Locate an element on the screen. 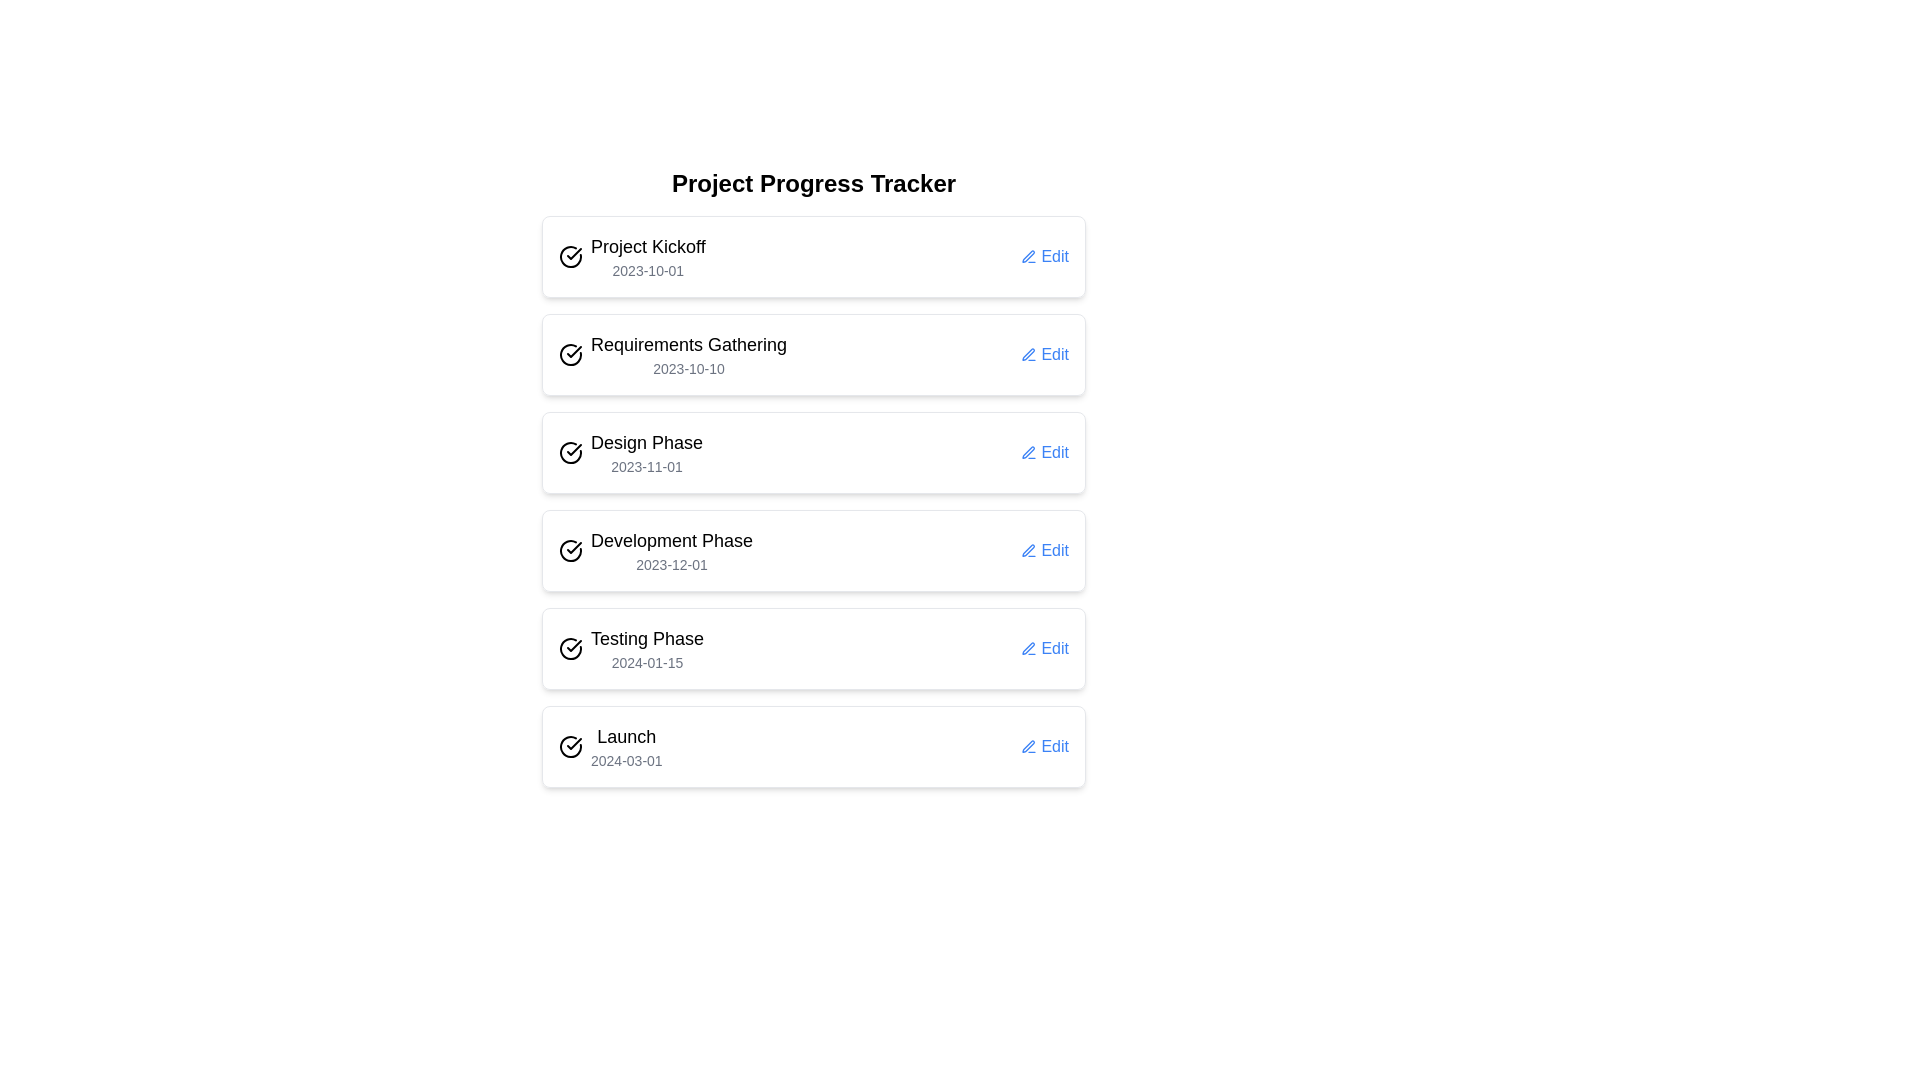  the milestone text with icon located in the bottom section of the progress tracker, which is the last step in the vertical list, positioned to the left of the 'Edit' button is located at coordinates (609, 747).